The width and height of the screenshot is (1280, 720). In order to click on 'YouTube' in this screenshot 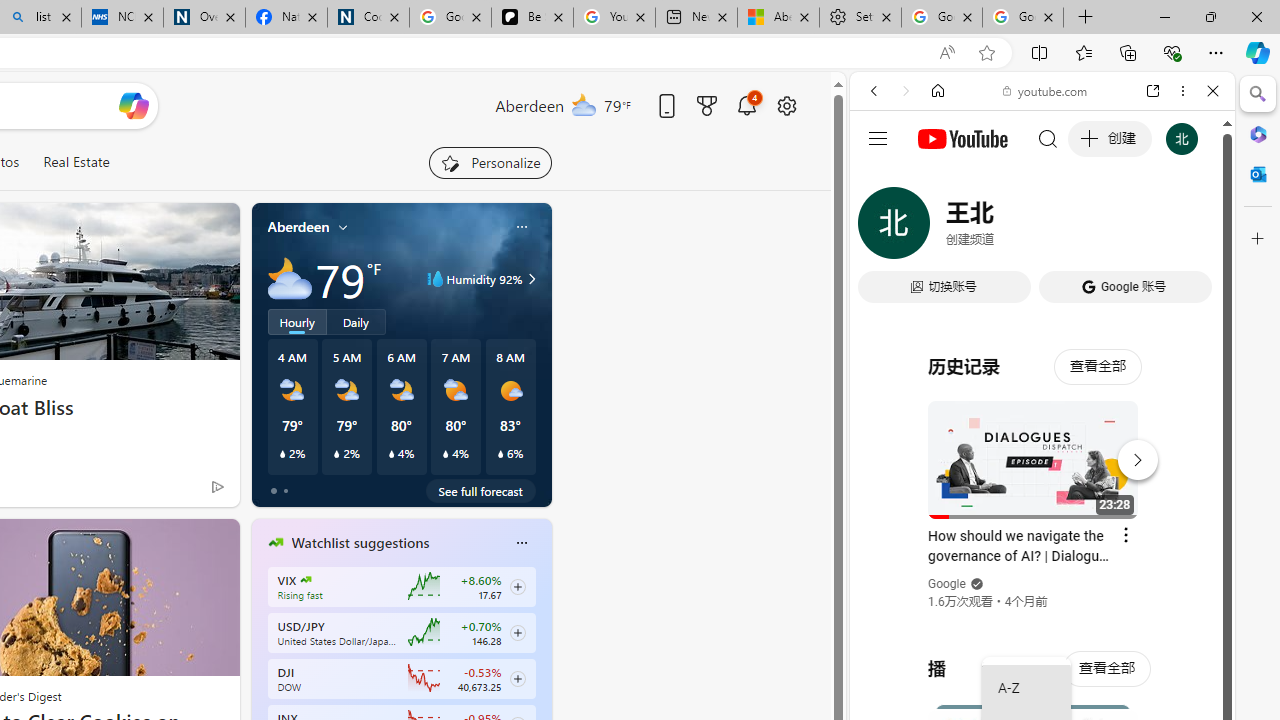, I will do `click(1034, 297)`.